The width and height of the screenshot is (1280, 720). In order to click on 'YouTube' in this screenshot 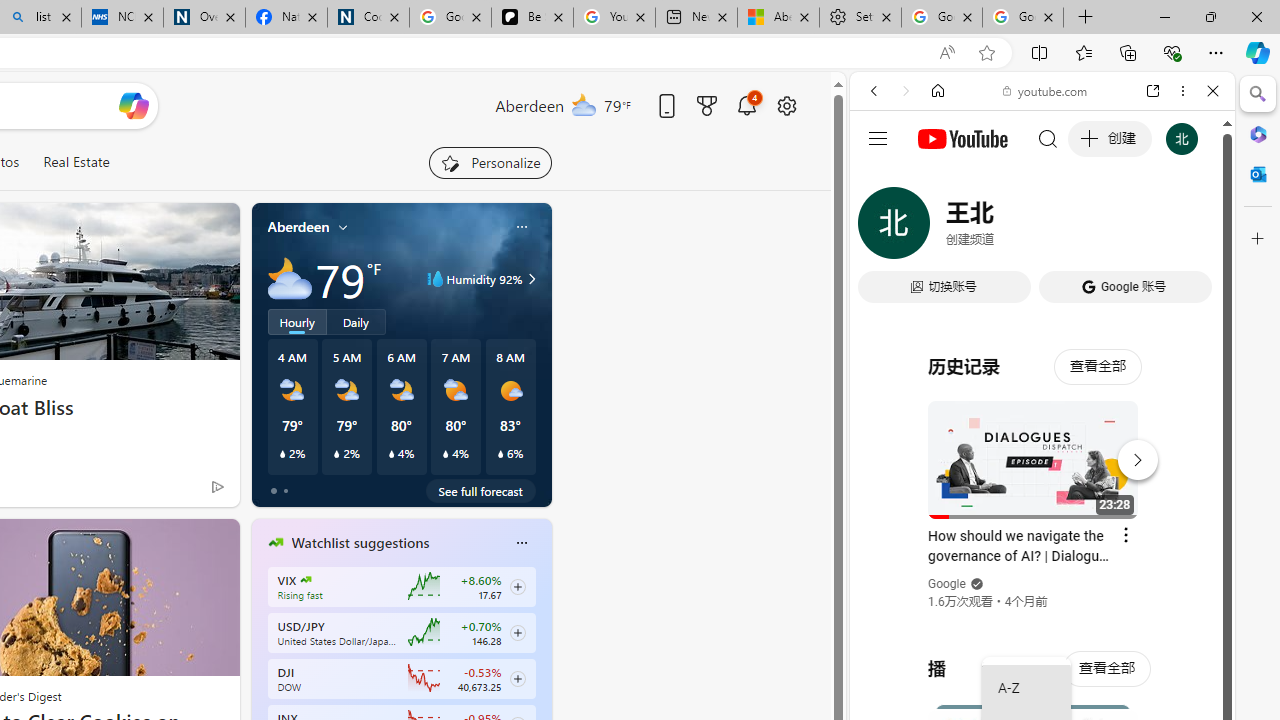, I will do `click(1034, 297)`.